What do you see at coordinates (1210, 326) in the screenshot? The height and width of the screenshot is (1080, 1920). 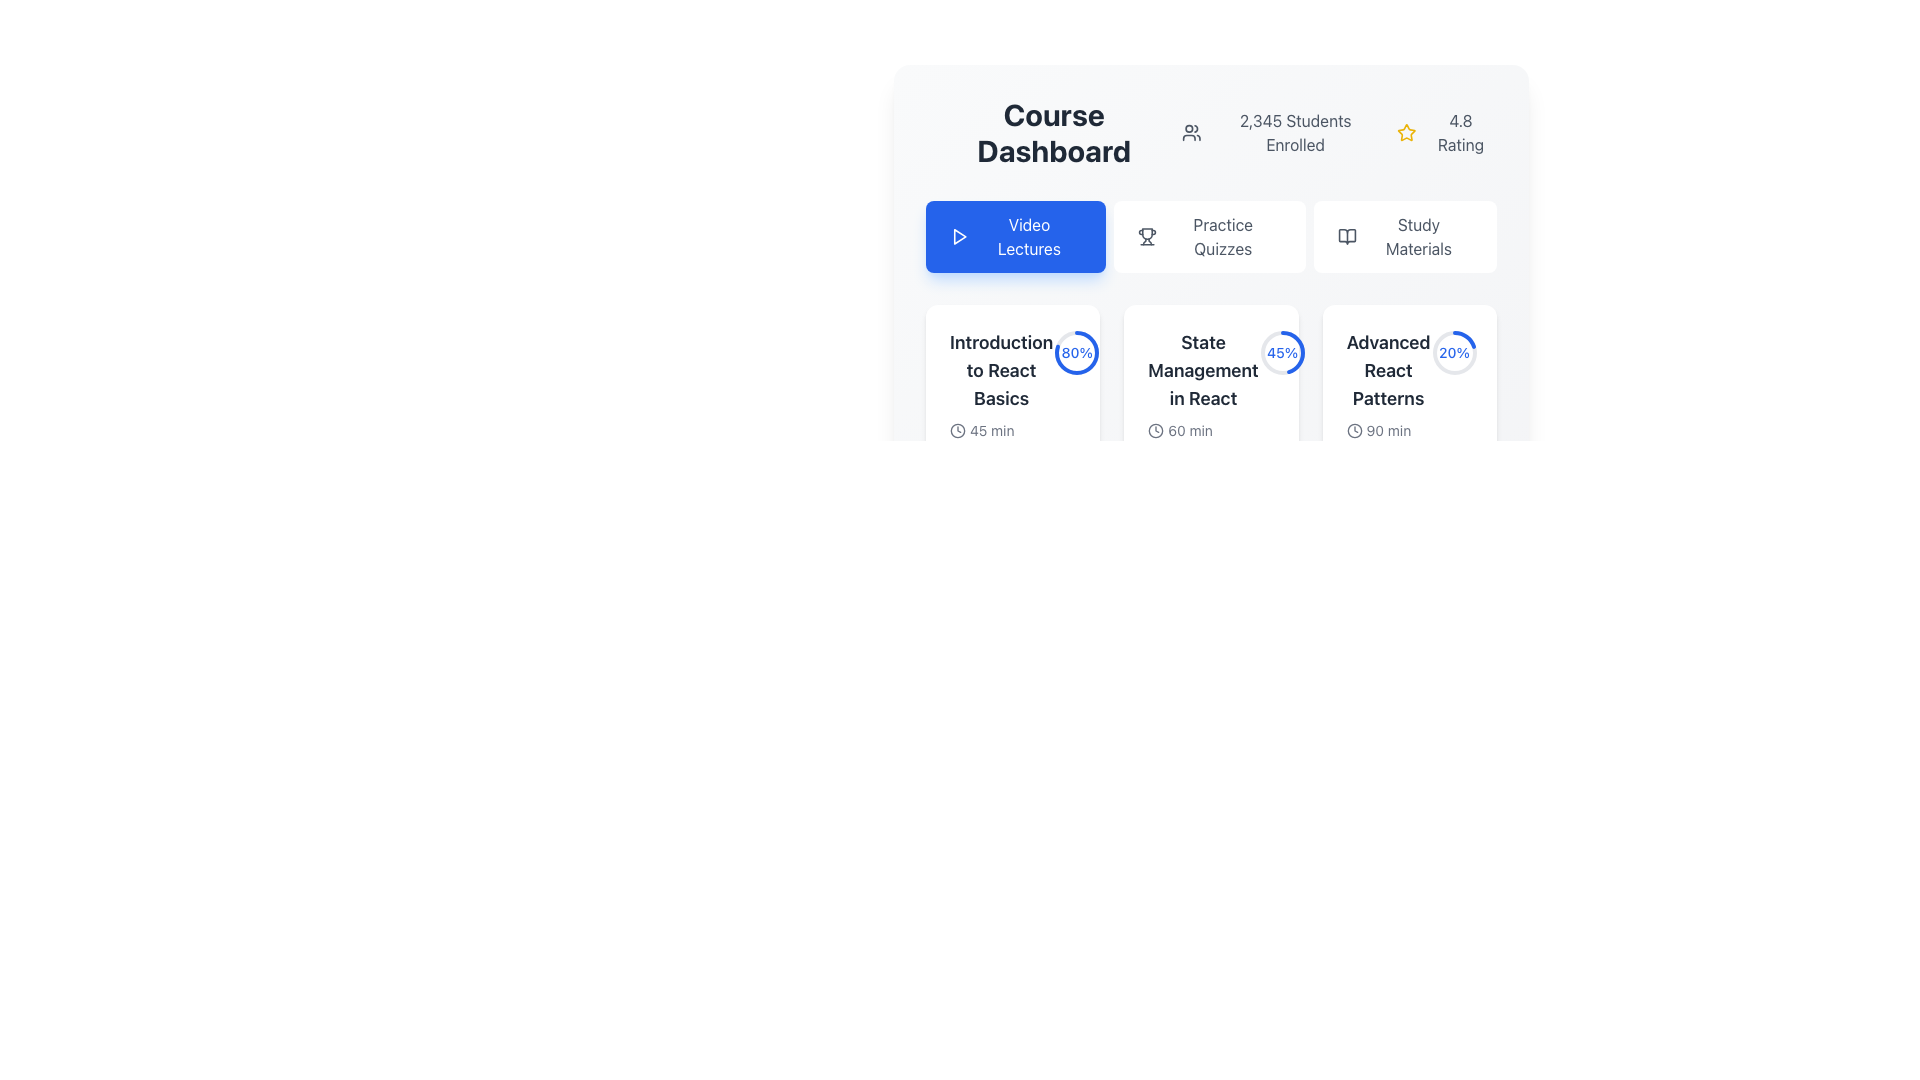 I see `the central card displaying 'State Management in React'` at bounding box center [1210, 326].